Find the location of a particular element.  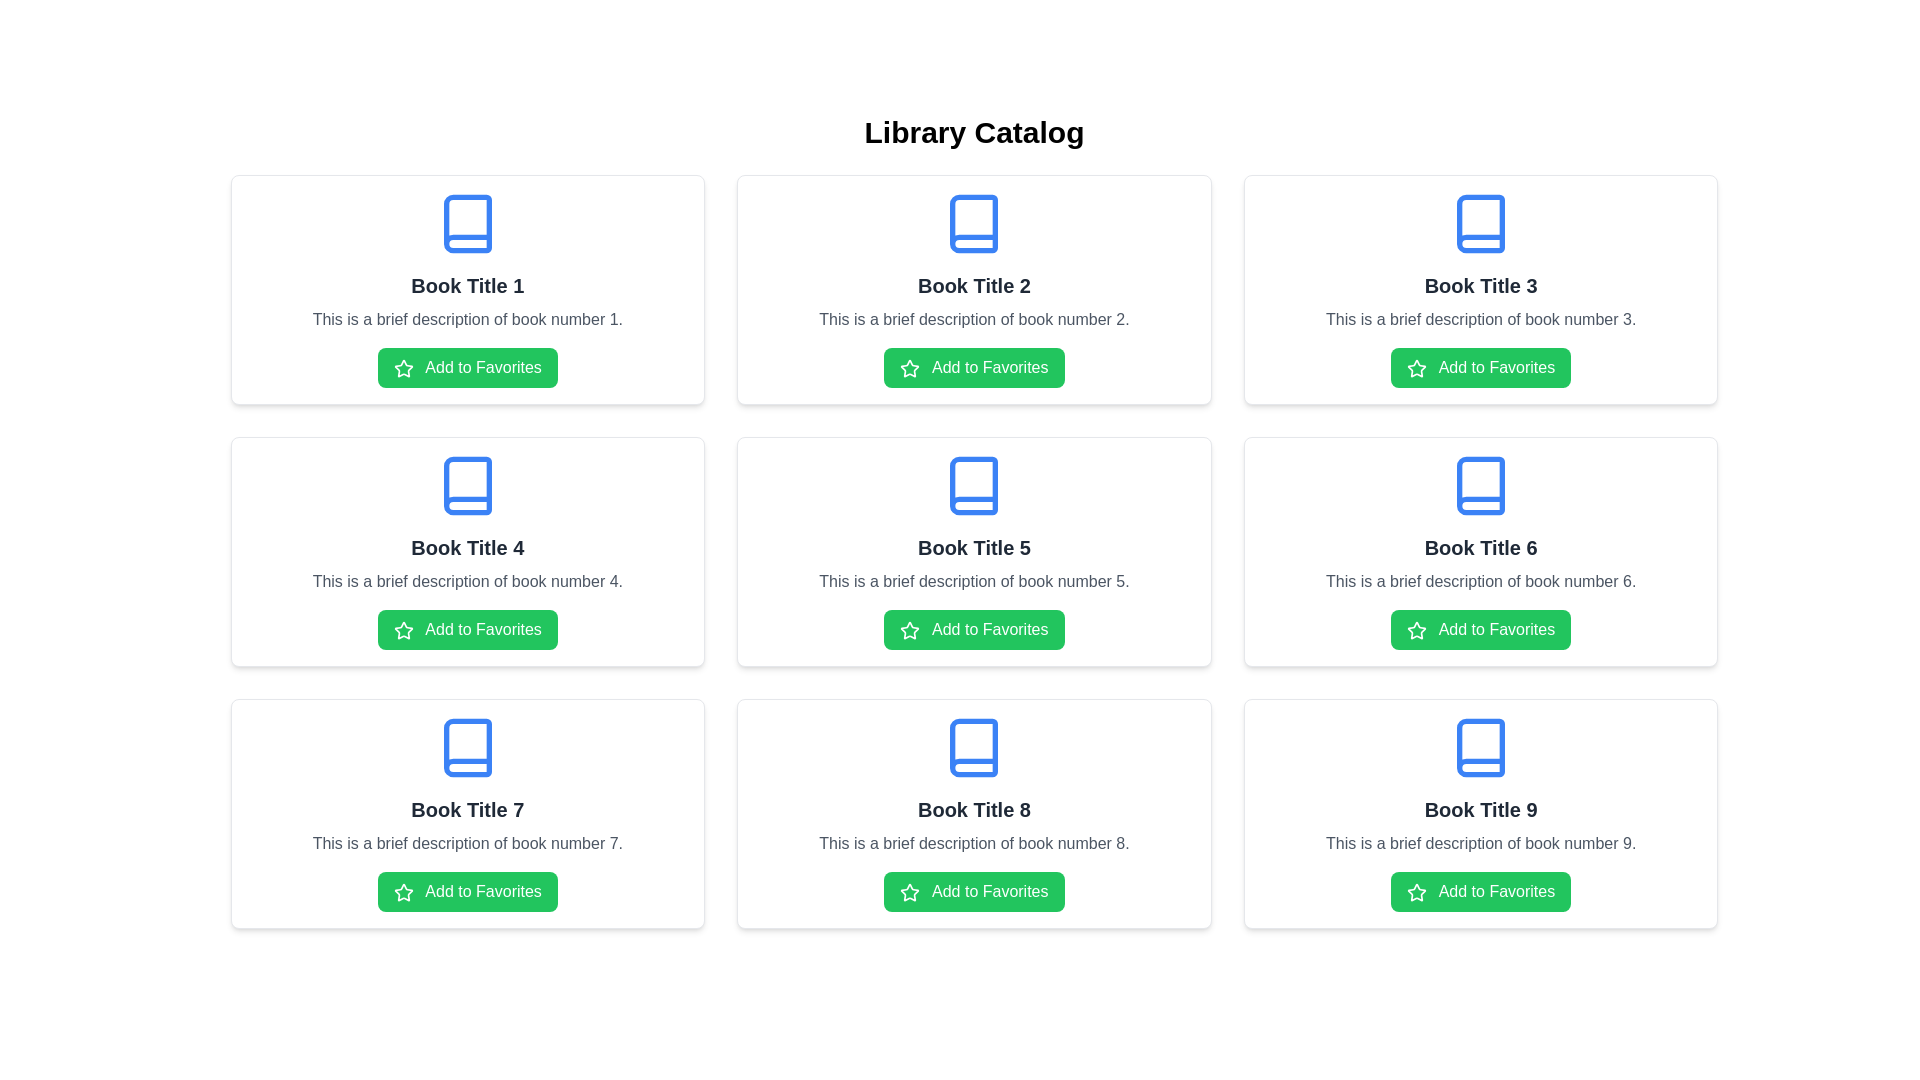

the favorite icon located within the 'Add to Favorites' button for 'Book Title 6' is located at coordinates (1416, 630).